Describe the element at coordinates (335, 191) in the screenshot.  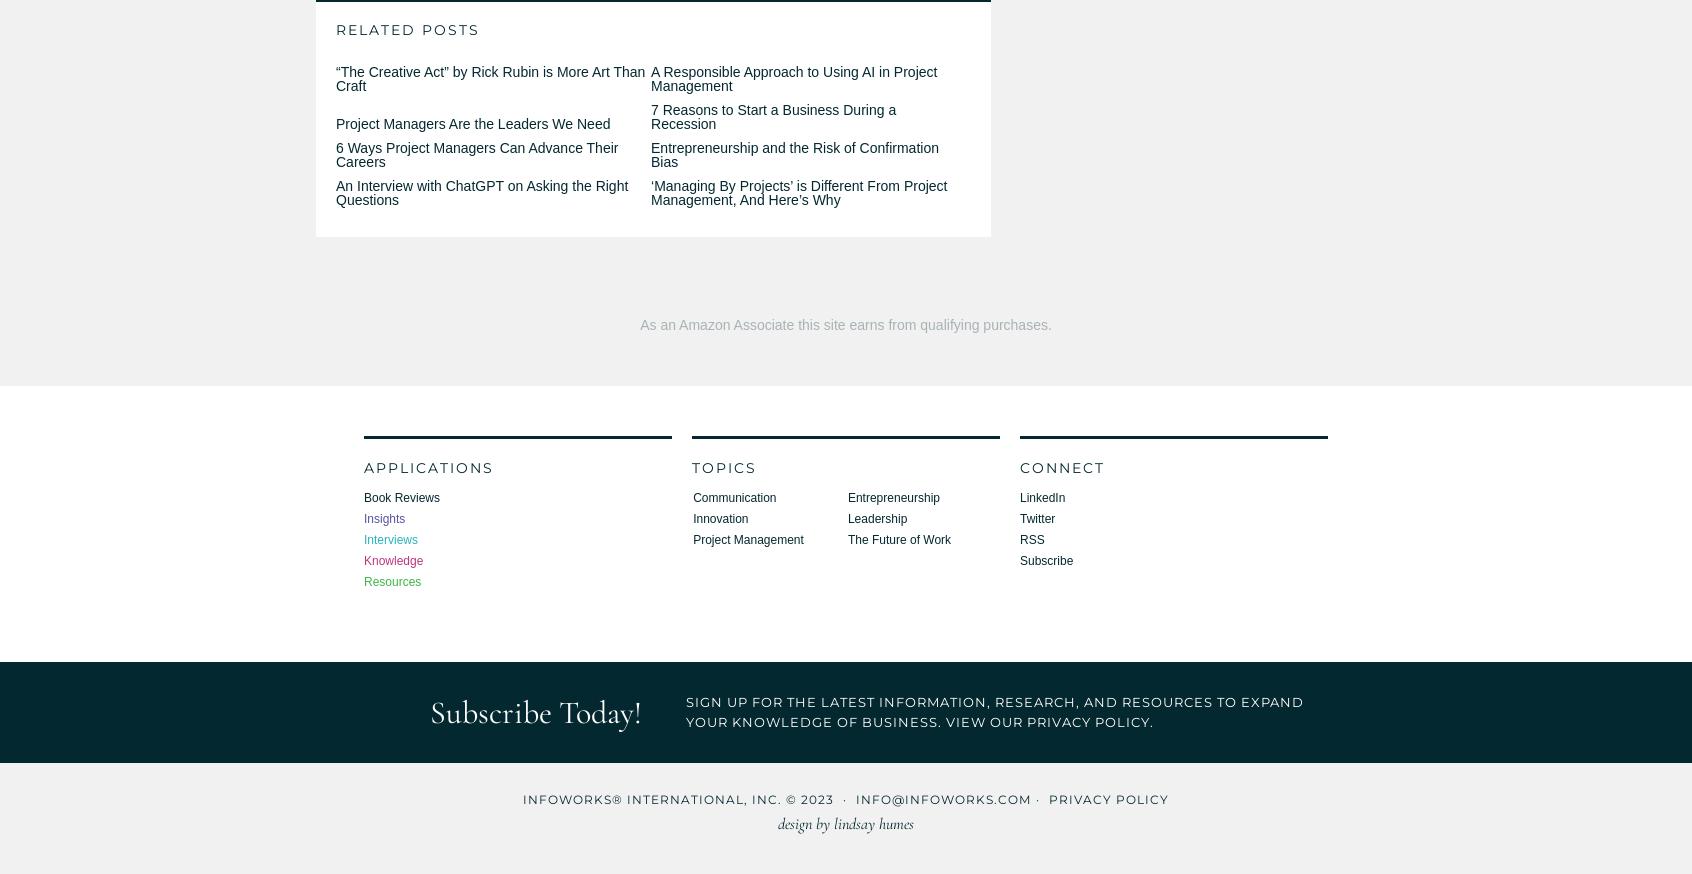
I see `'An Interview with ChatGPT on Asking the Right Questions'` at that location.